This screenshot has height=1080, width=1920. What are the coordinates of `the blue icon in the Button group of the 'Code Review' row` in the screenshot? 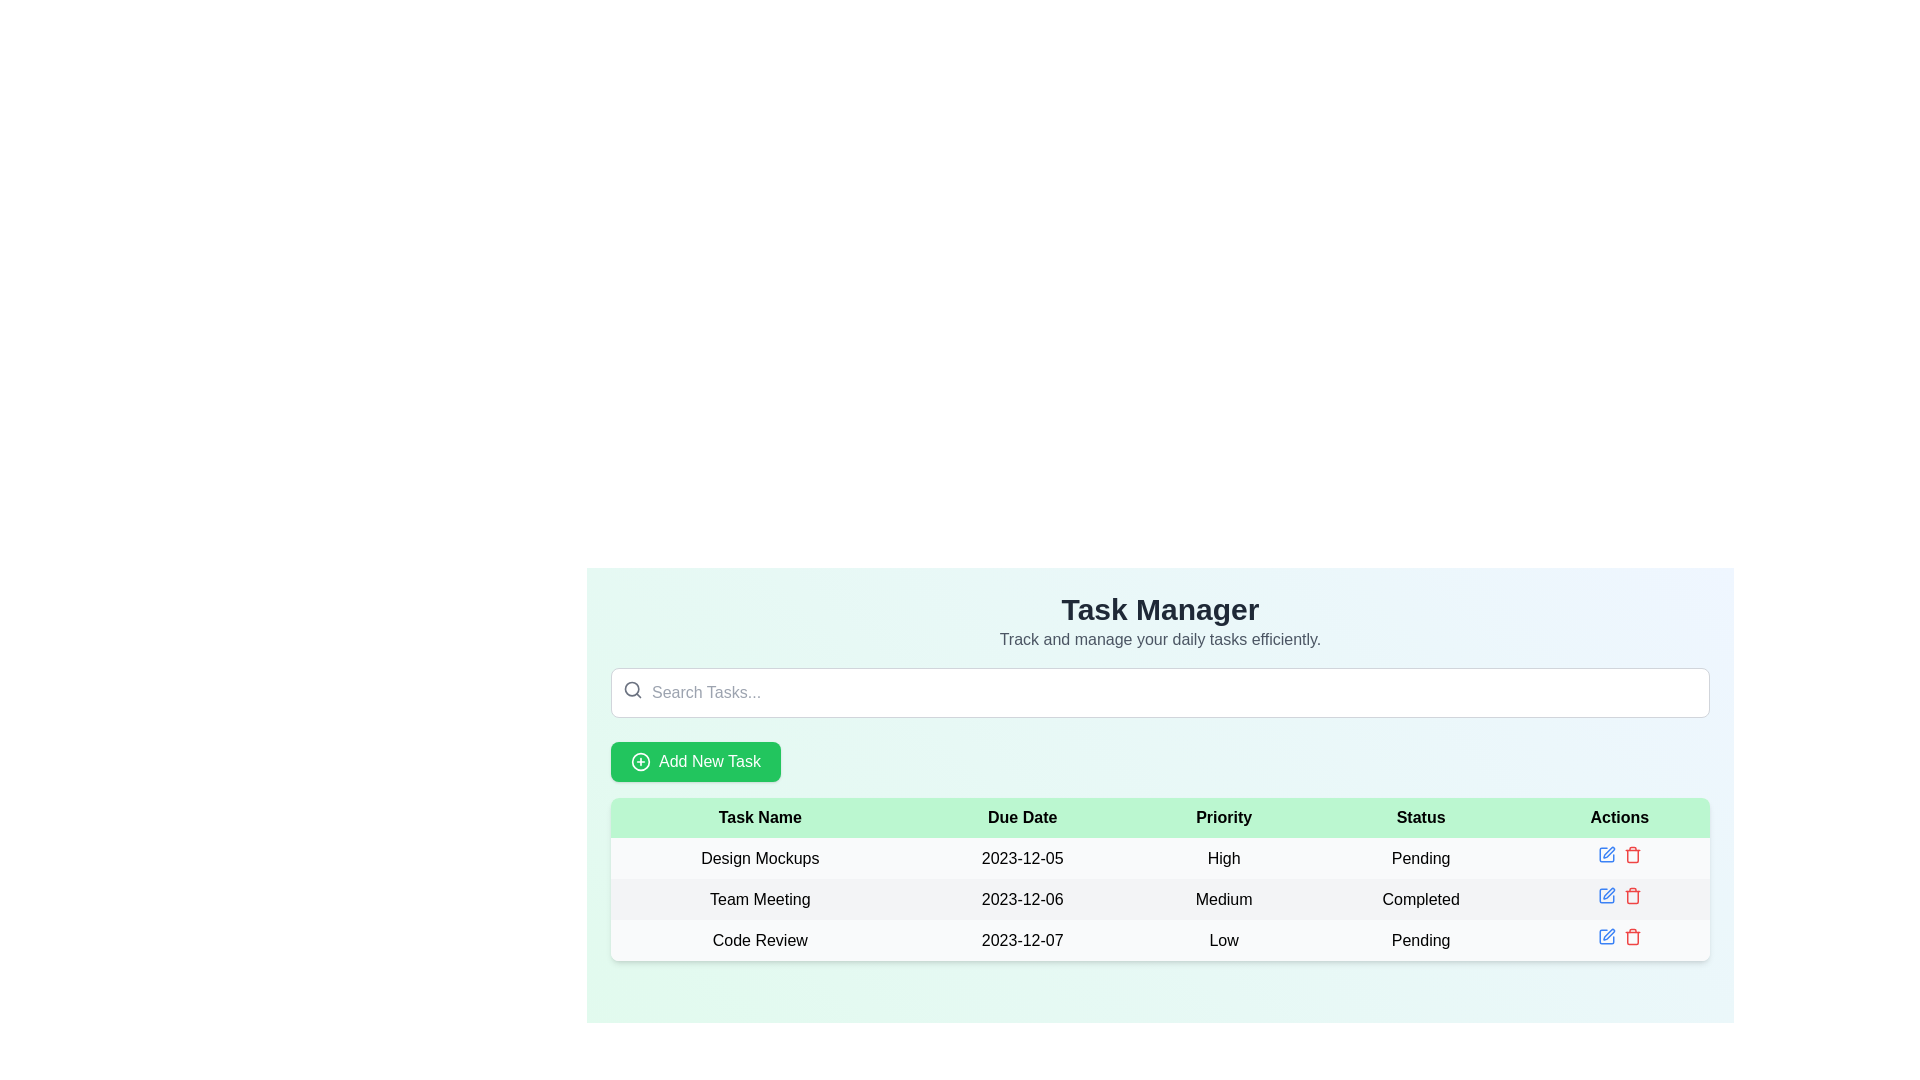 It's located at (1619, 940).